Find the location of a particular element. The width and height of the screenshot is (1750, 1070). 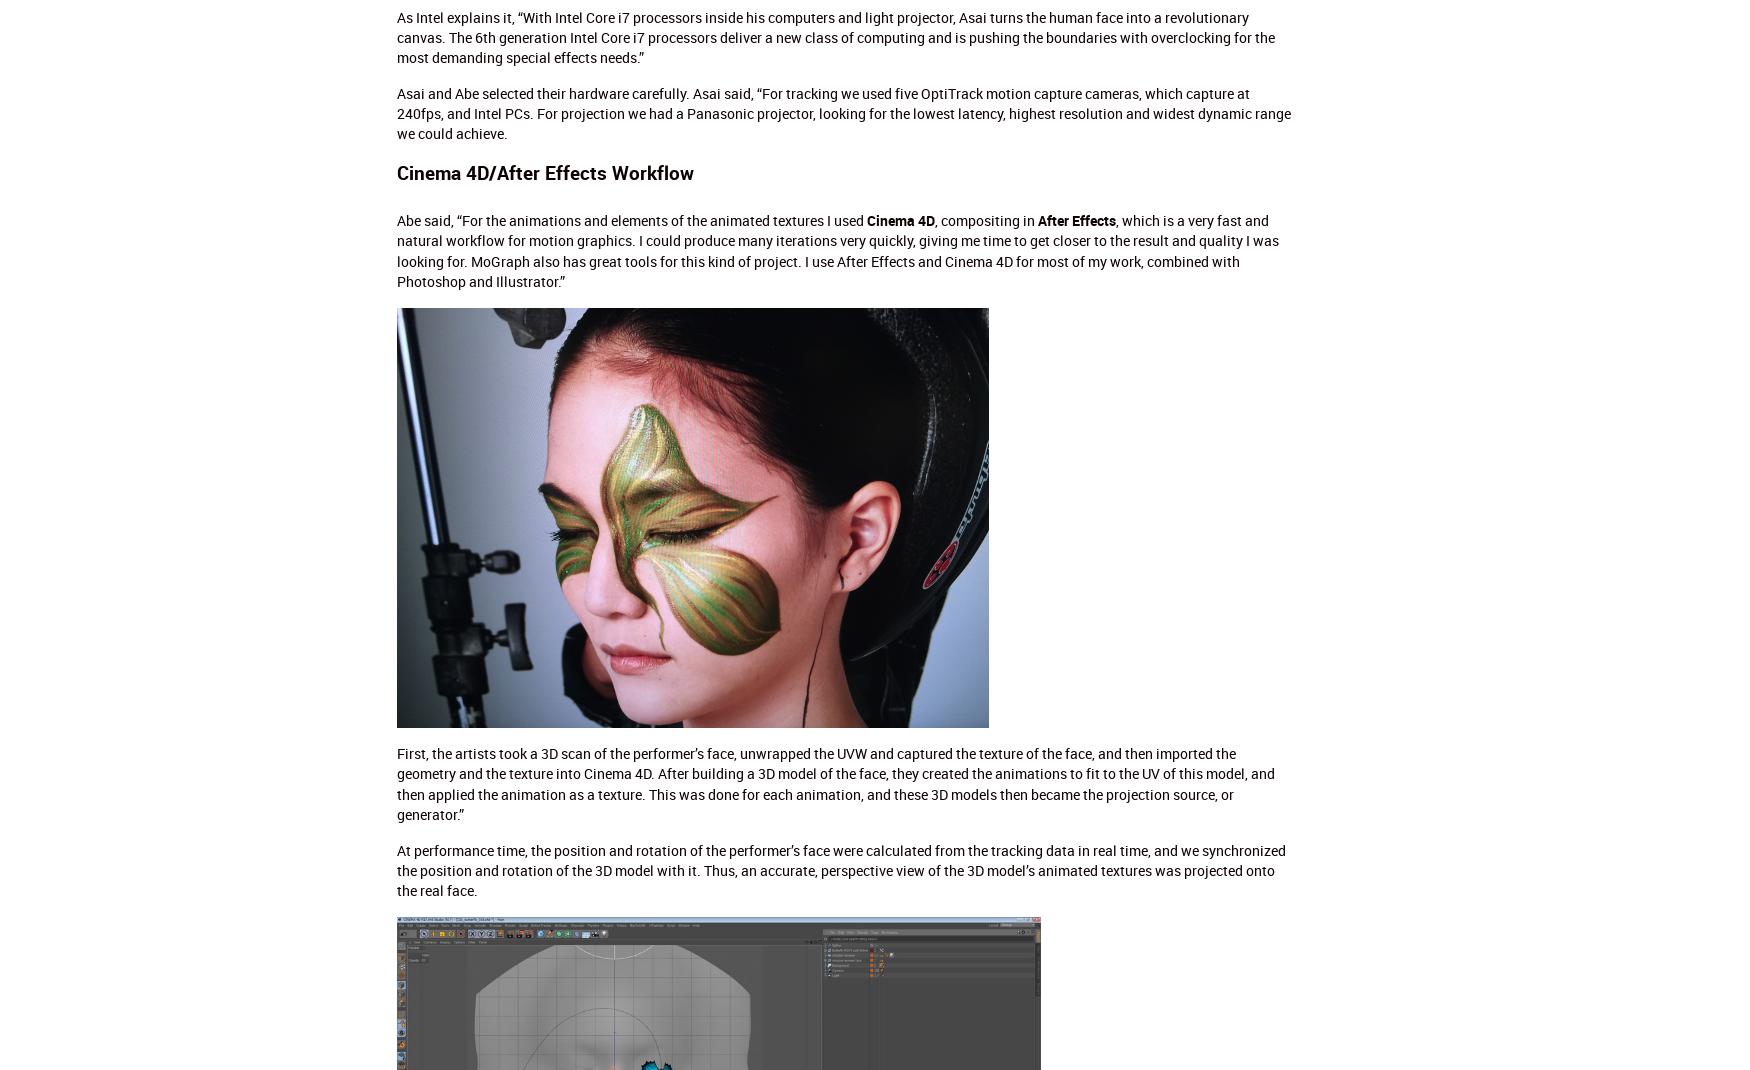

'Abe said, “For the animations and elements of the animated textures I used' is located at coordinates (630, 219).